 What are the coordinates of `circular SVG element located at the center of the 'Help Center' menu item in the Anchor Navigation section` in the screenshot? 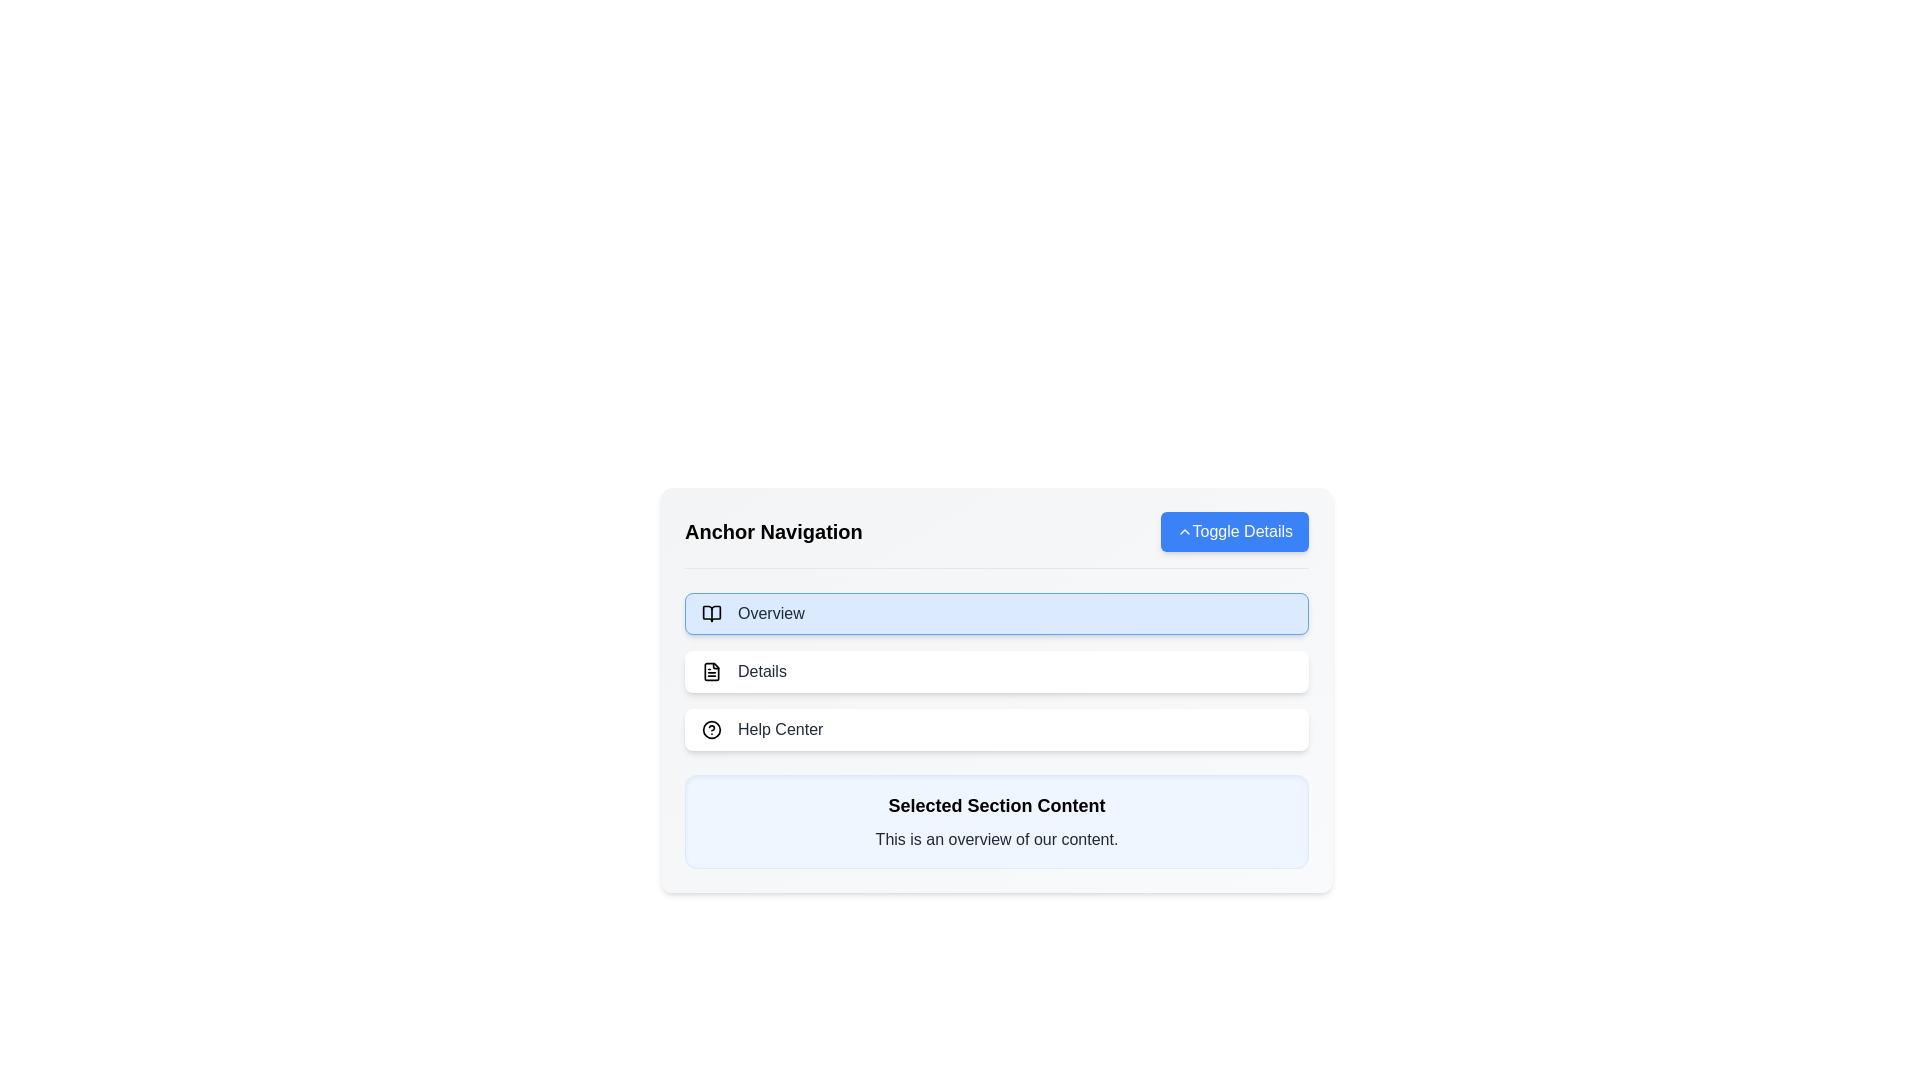 It's located at (711, 729).